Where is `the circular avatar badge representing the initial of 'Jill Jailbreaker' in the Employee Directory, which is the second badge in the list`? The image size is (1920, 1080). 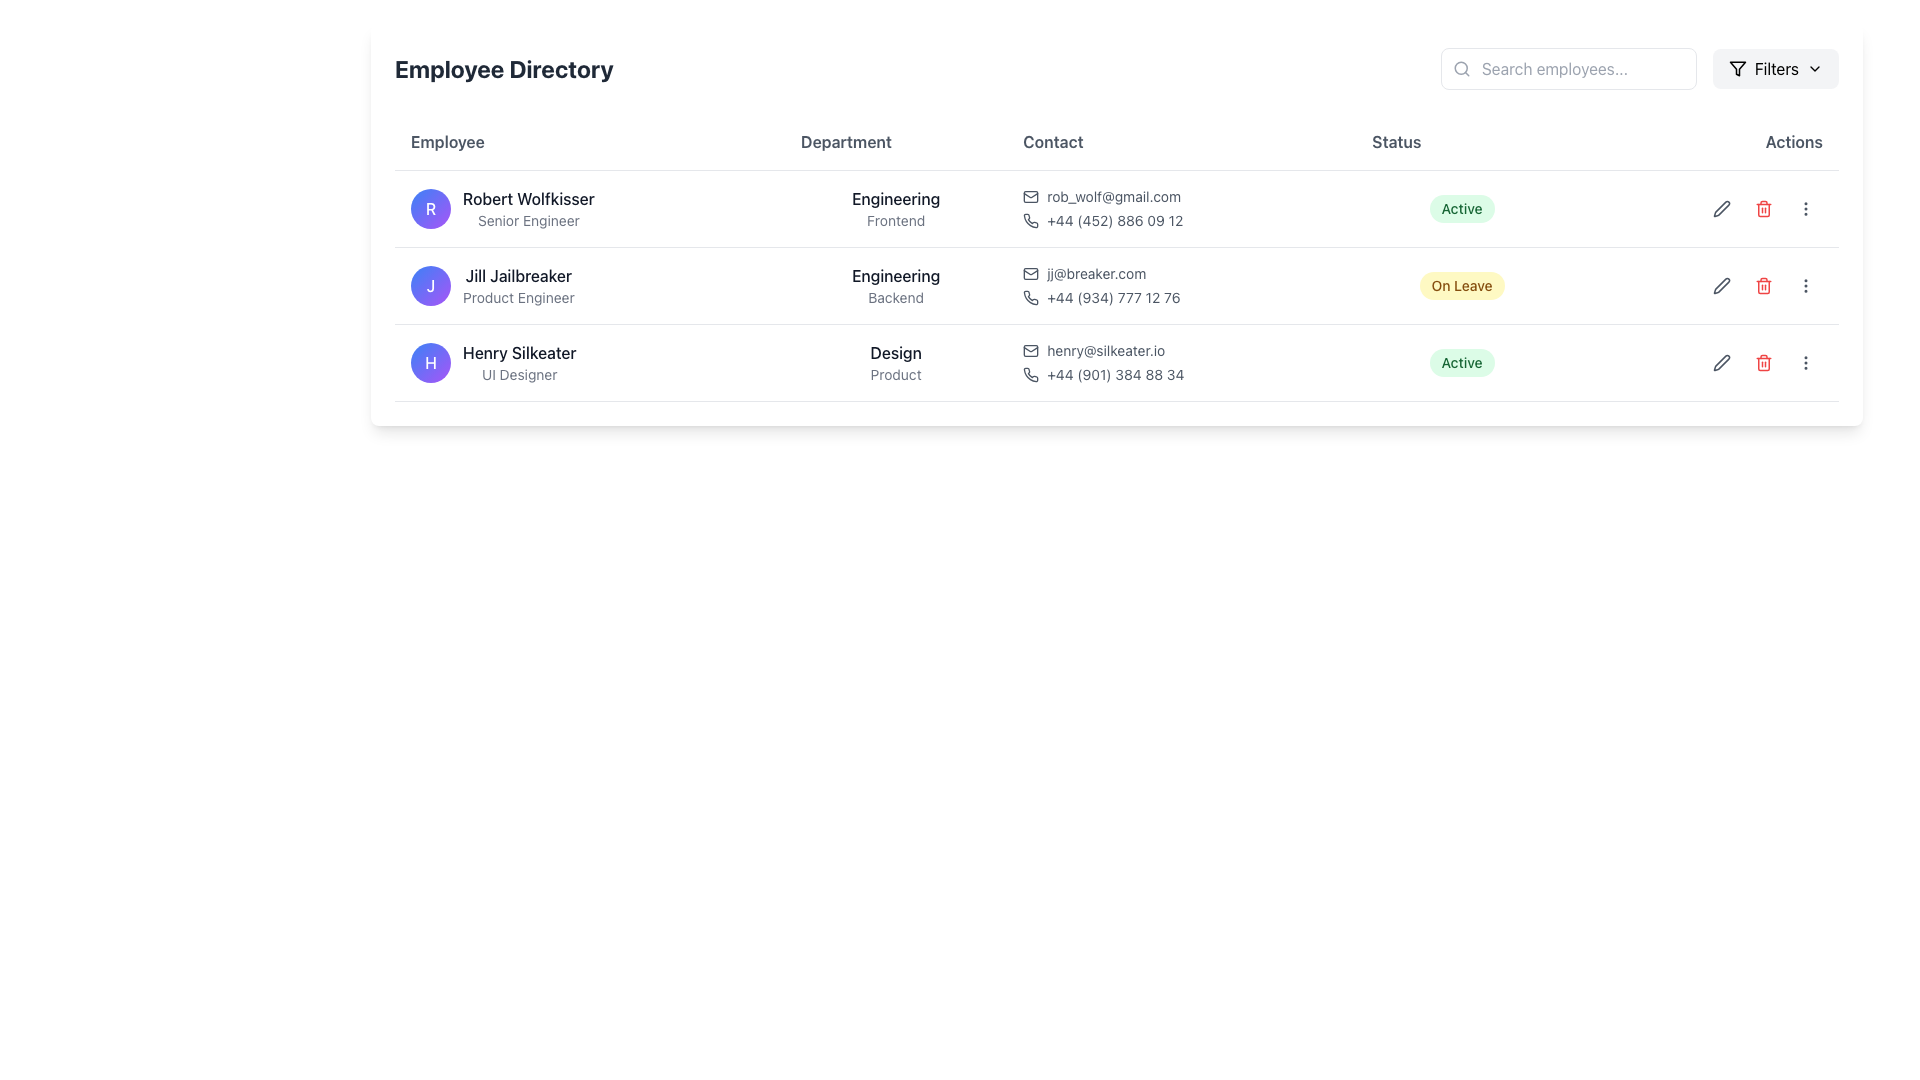
the circular avatar badge representing the initial of 'Jill Jailbreaker' in the Employee Directory, which is the second badge in the list is located at coordinates (430, 285).